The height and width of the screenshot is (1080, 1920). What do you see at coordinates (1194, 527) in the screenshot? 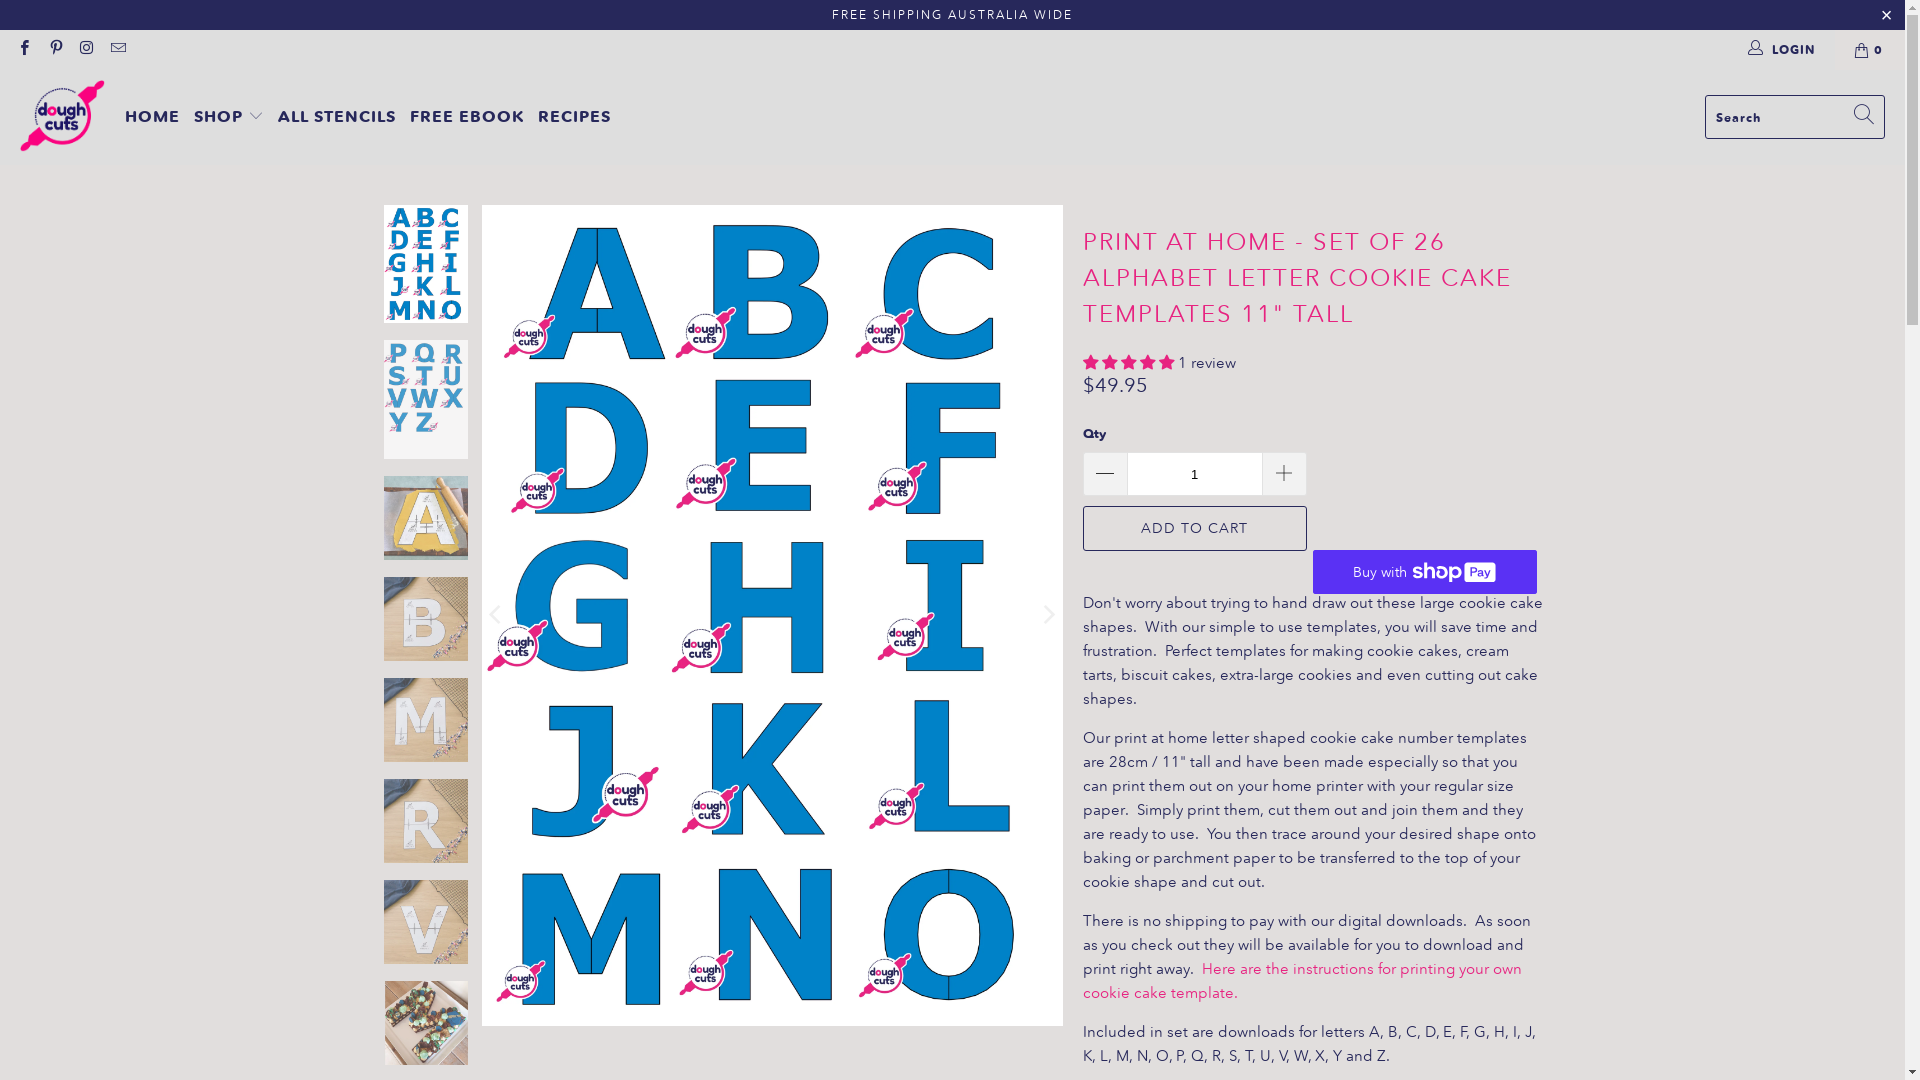
I see `'ADD TO CART'` at bounding box center [1194, 527].